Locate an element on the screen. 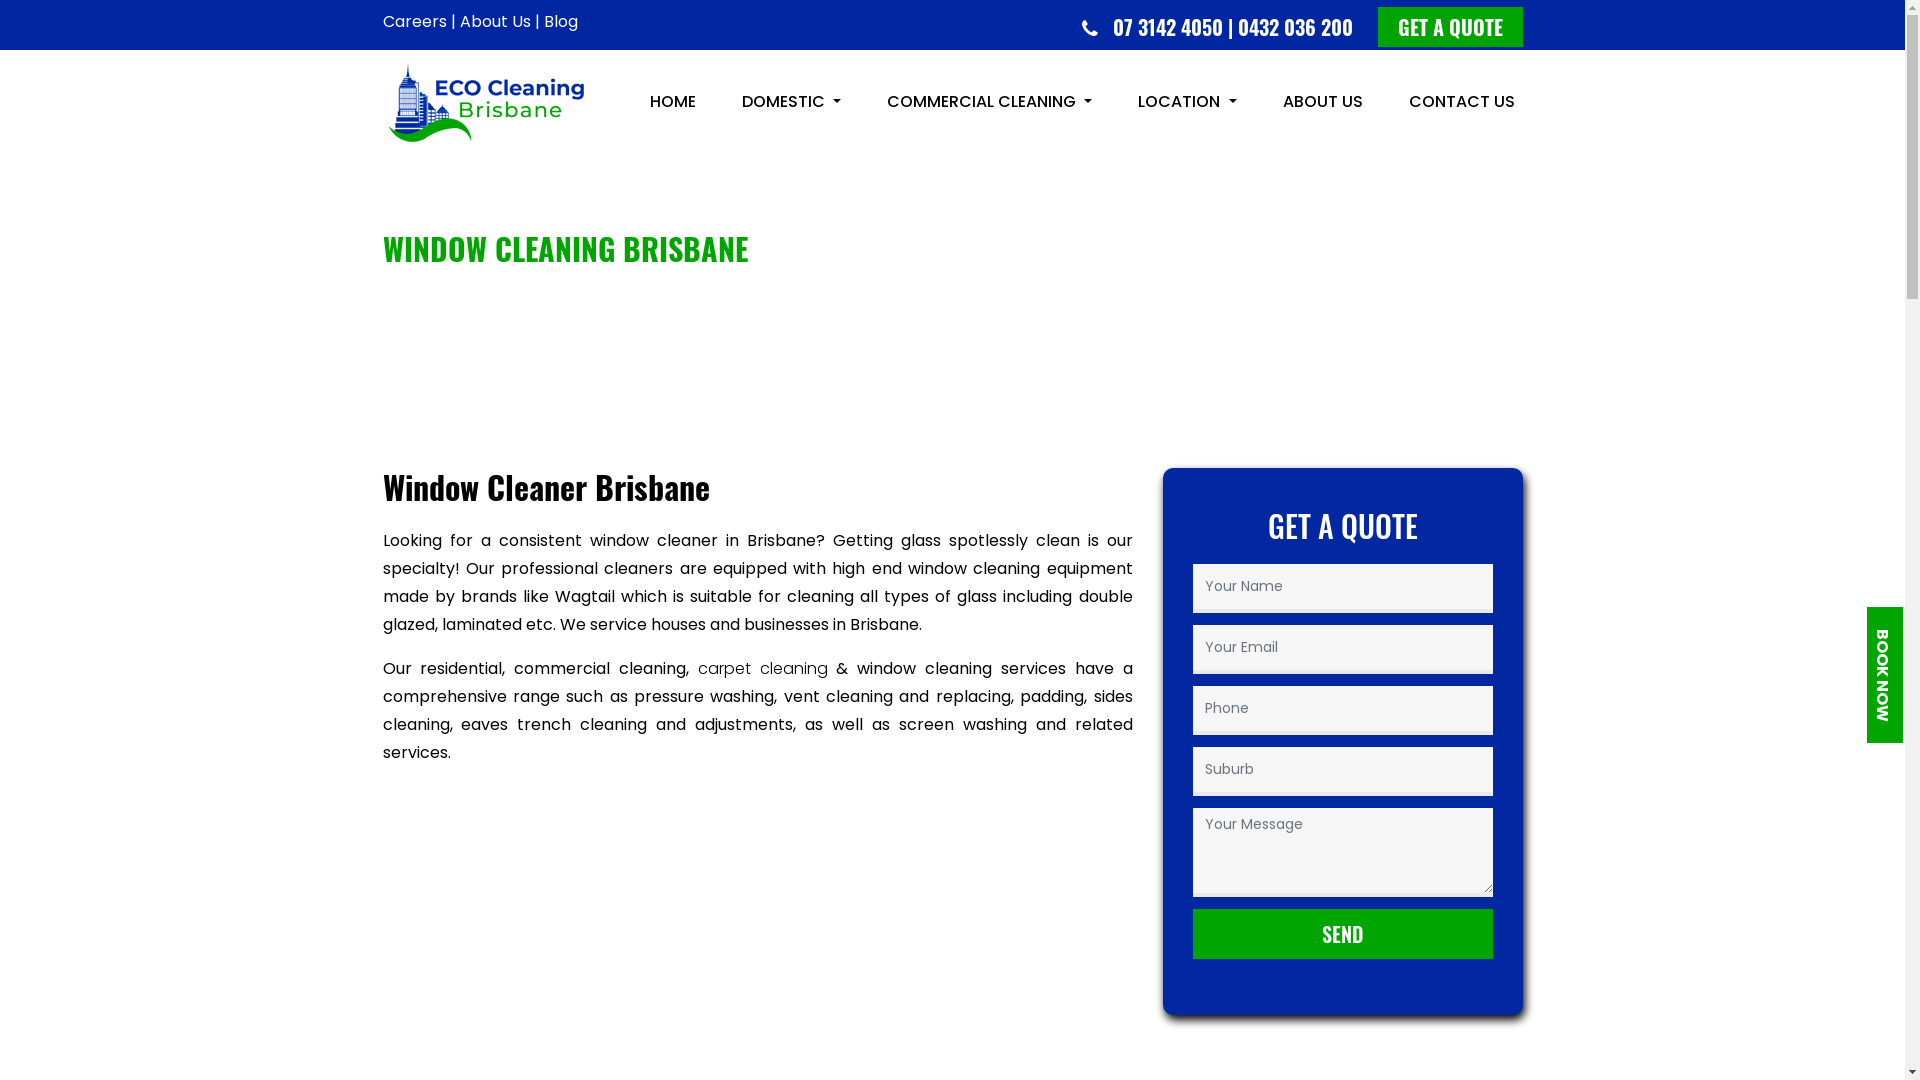 This screenshot has width=1920, height=1080. '07 3142 4050 | 0432 036 200' is located at coordinates (1236, 27).